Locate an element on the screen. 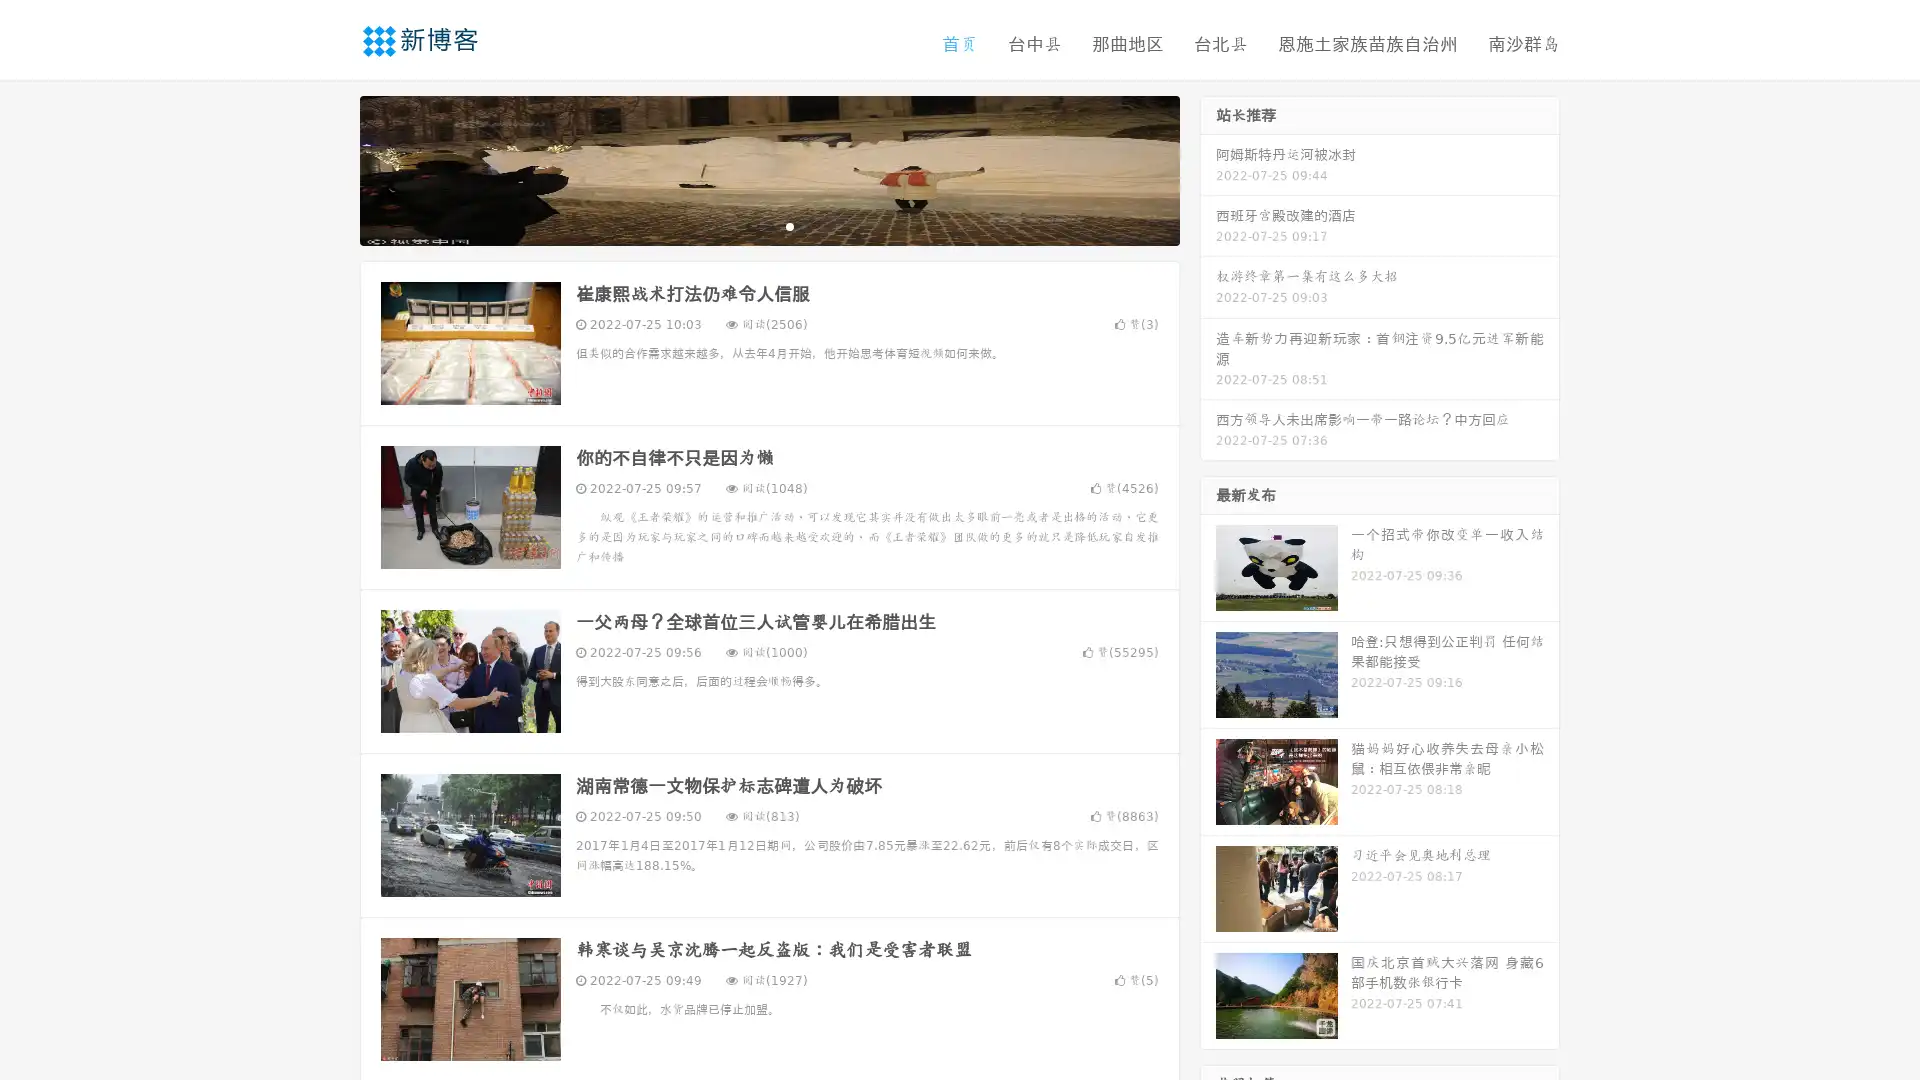 This screenshot has height=1080, width=1920. Next slide is located at coordinates (1208, 168).